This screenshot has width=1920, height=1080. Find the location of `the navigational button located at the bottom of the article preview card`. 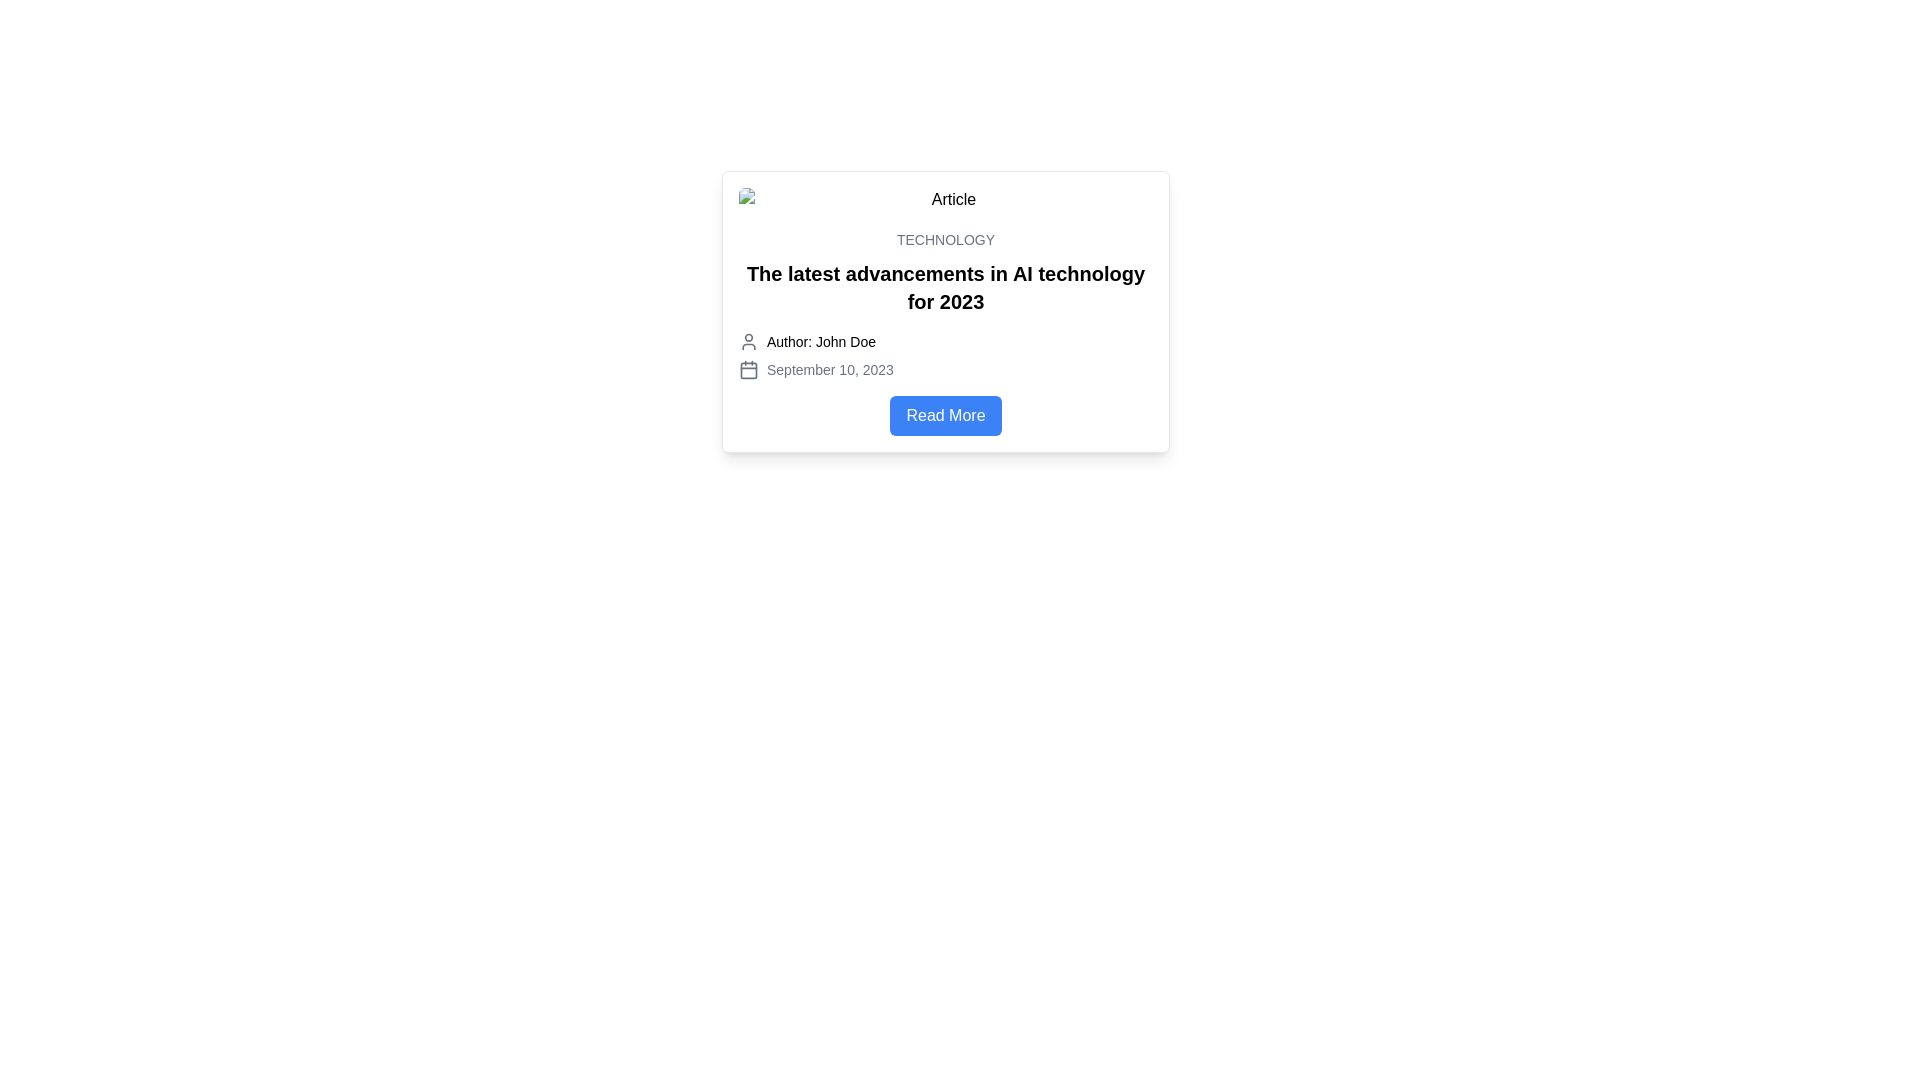

the navigational button located at the bottom of the article preview card is located at coordinates (944, 415).